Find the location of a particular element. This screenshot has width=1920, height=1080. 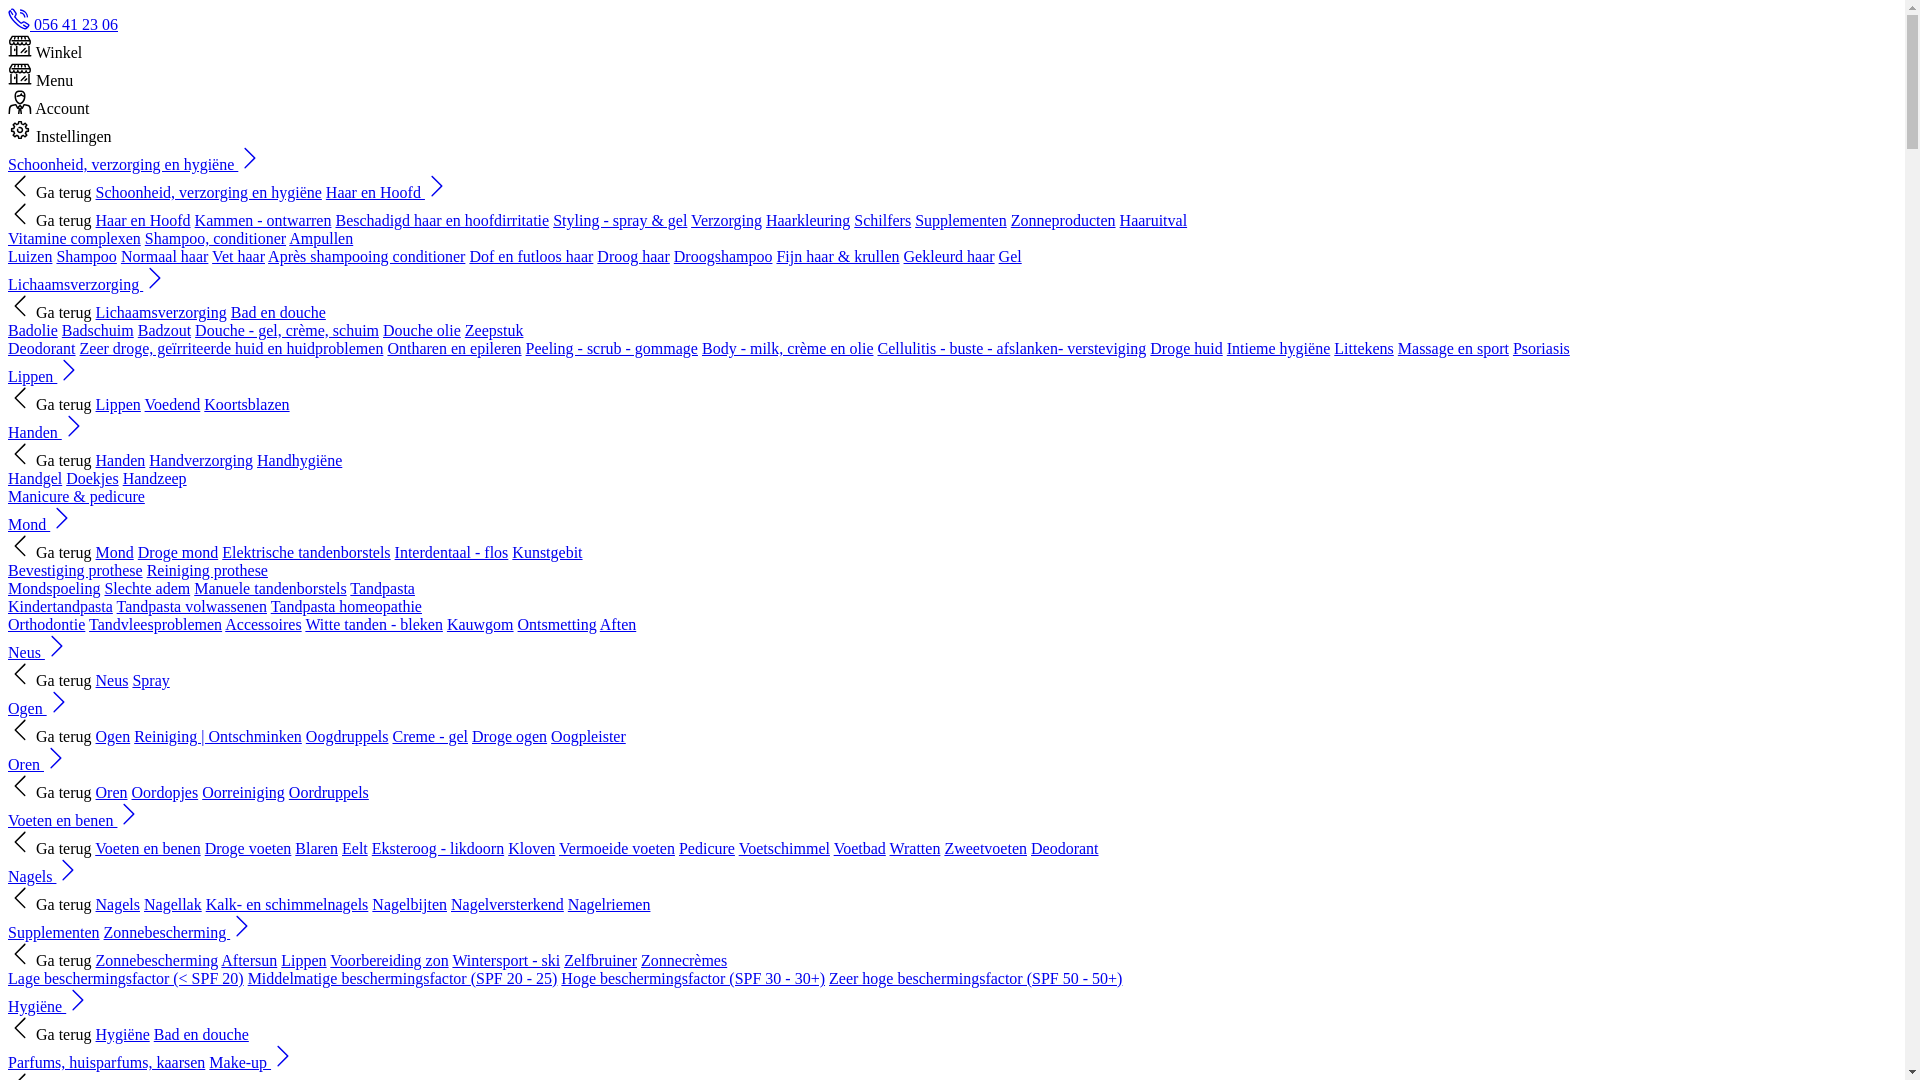

'Mond' is located at coordinates (95, 552).